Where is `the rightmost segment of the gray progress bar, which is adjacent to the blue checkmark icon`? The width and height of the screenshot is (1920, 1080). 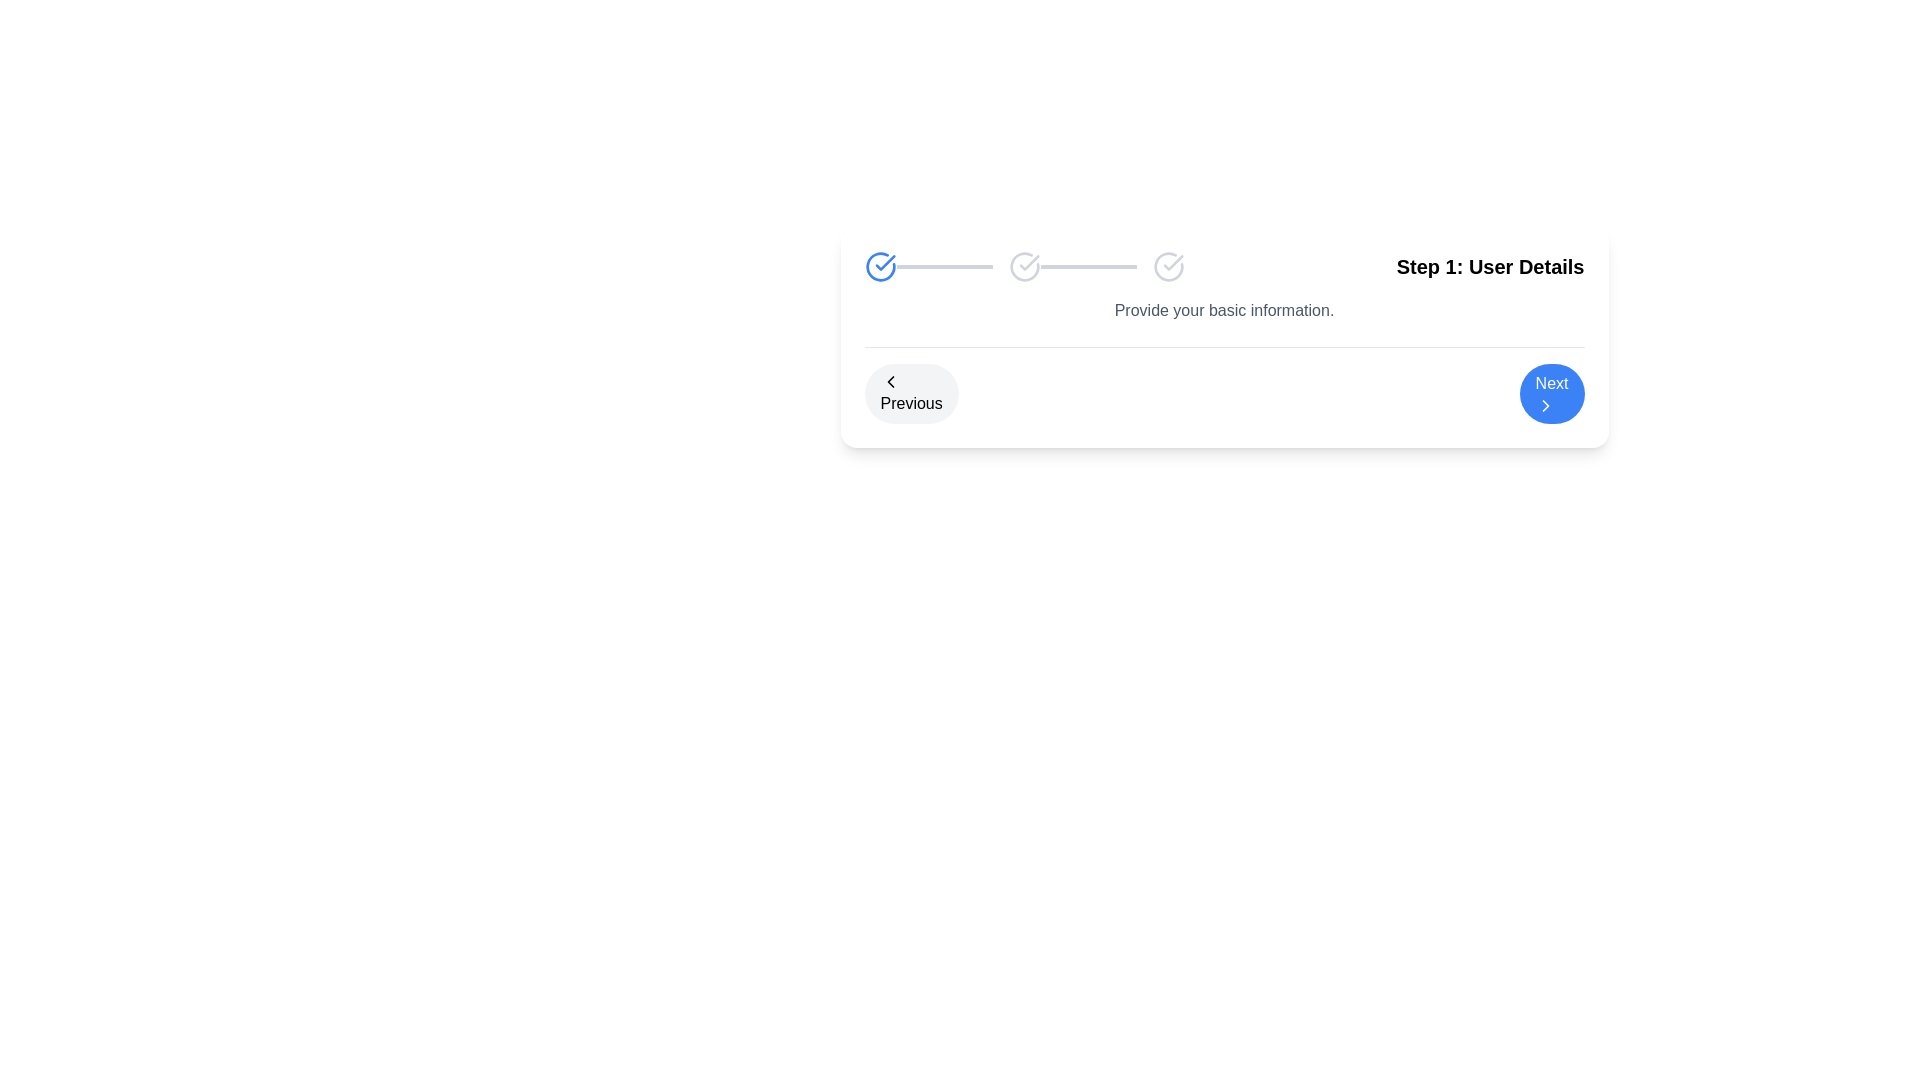 the rightmost segment of the gray progress bar, which is adjacent to the blue checkmark icon is located at coordinates (943, 265).